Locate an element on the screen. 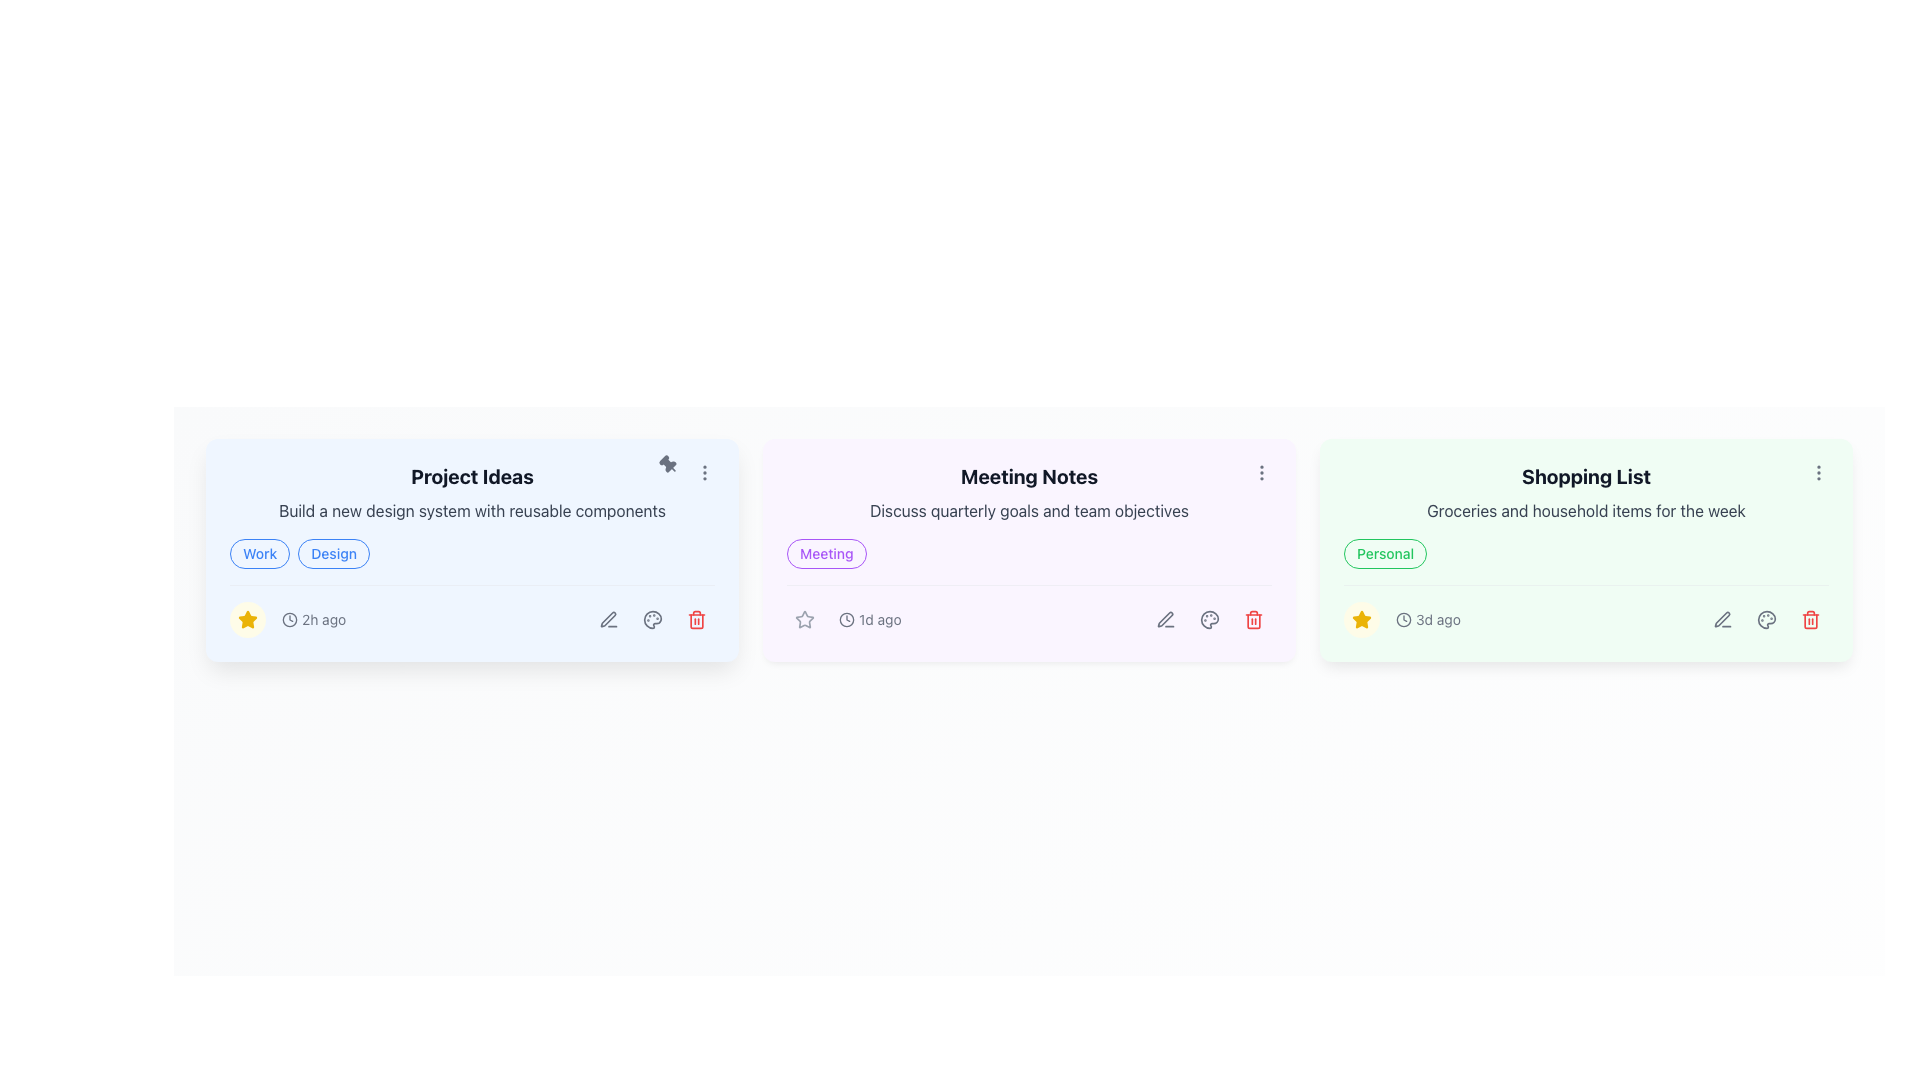  the timestamp information text element located at the bottom-left of the 'Meeting Notes' card, positioned to the right of the star icon is located at coordinates (870, 619).